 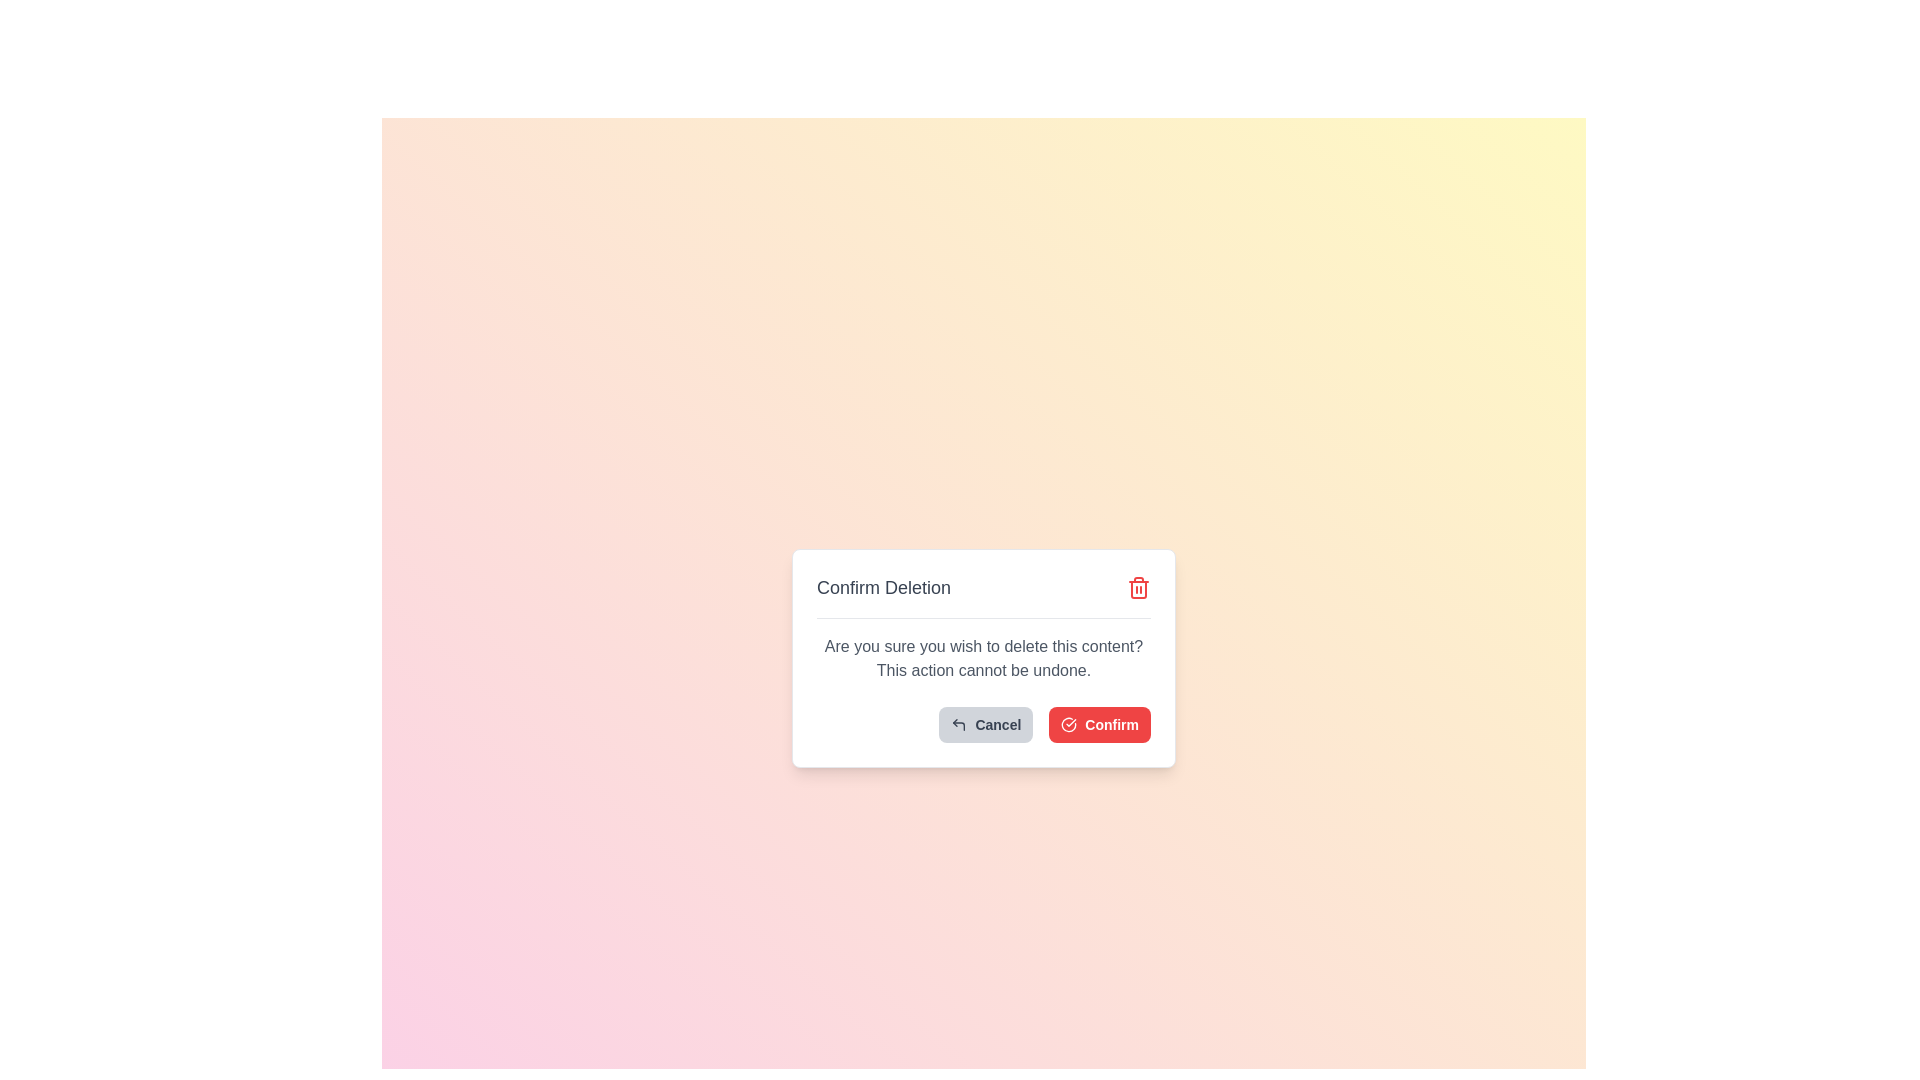 I want to click on text label that displays the message 'Are you sure you wish to delete this content?' and 'This action cannot be undone.' located under the header 'Confirm Deletion' on the modal dialogue box, so click(x=983, y=658).